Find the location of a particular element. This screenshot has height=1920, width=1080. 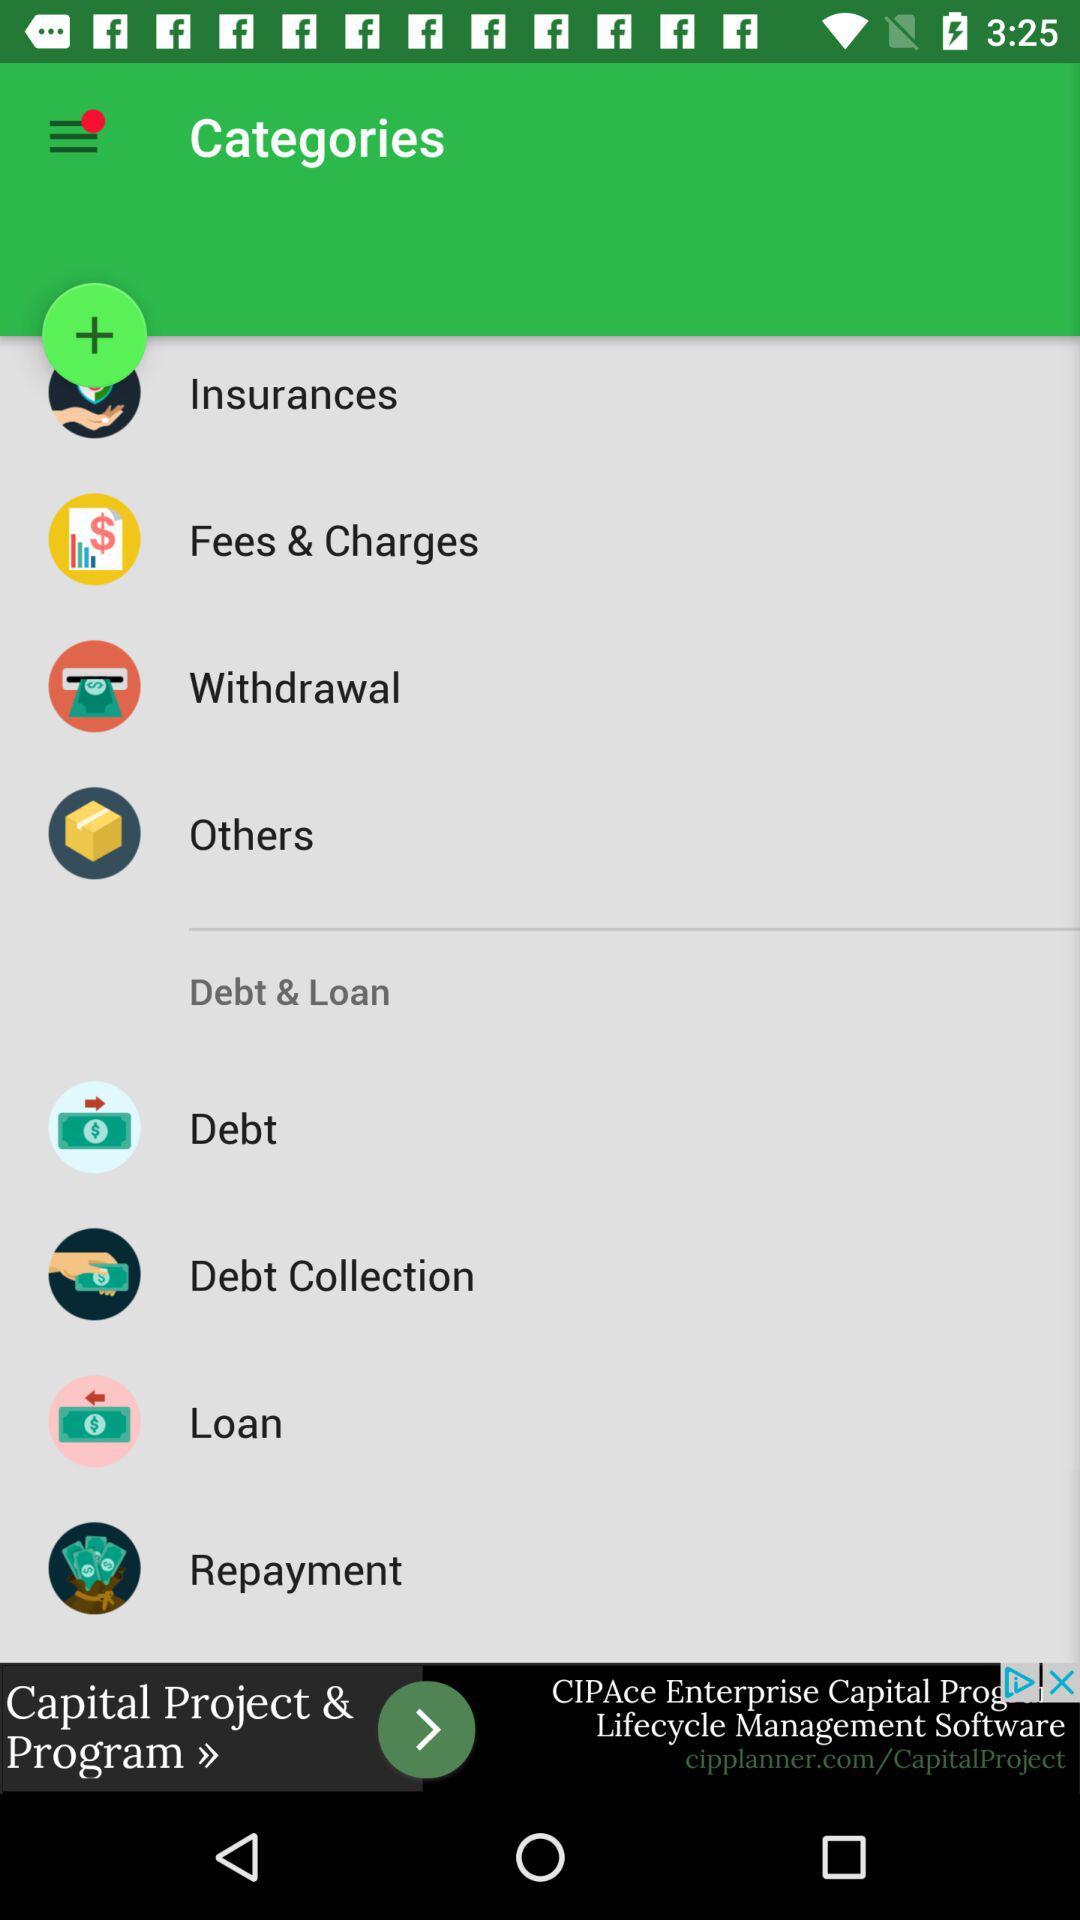

advertisement page is located at coordinates (540, 1727).